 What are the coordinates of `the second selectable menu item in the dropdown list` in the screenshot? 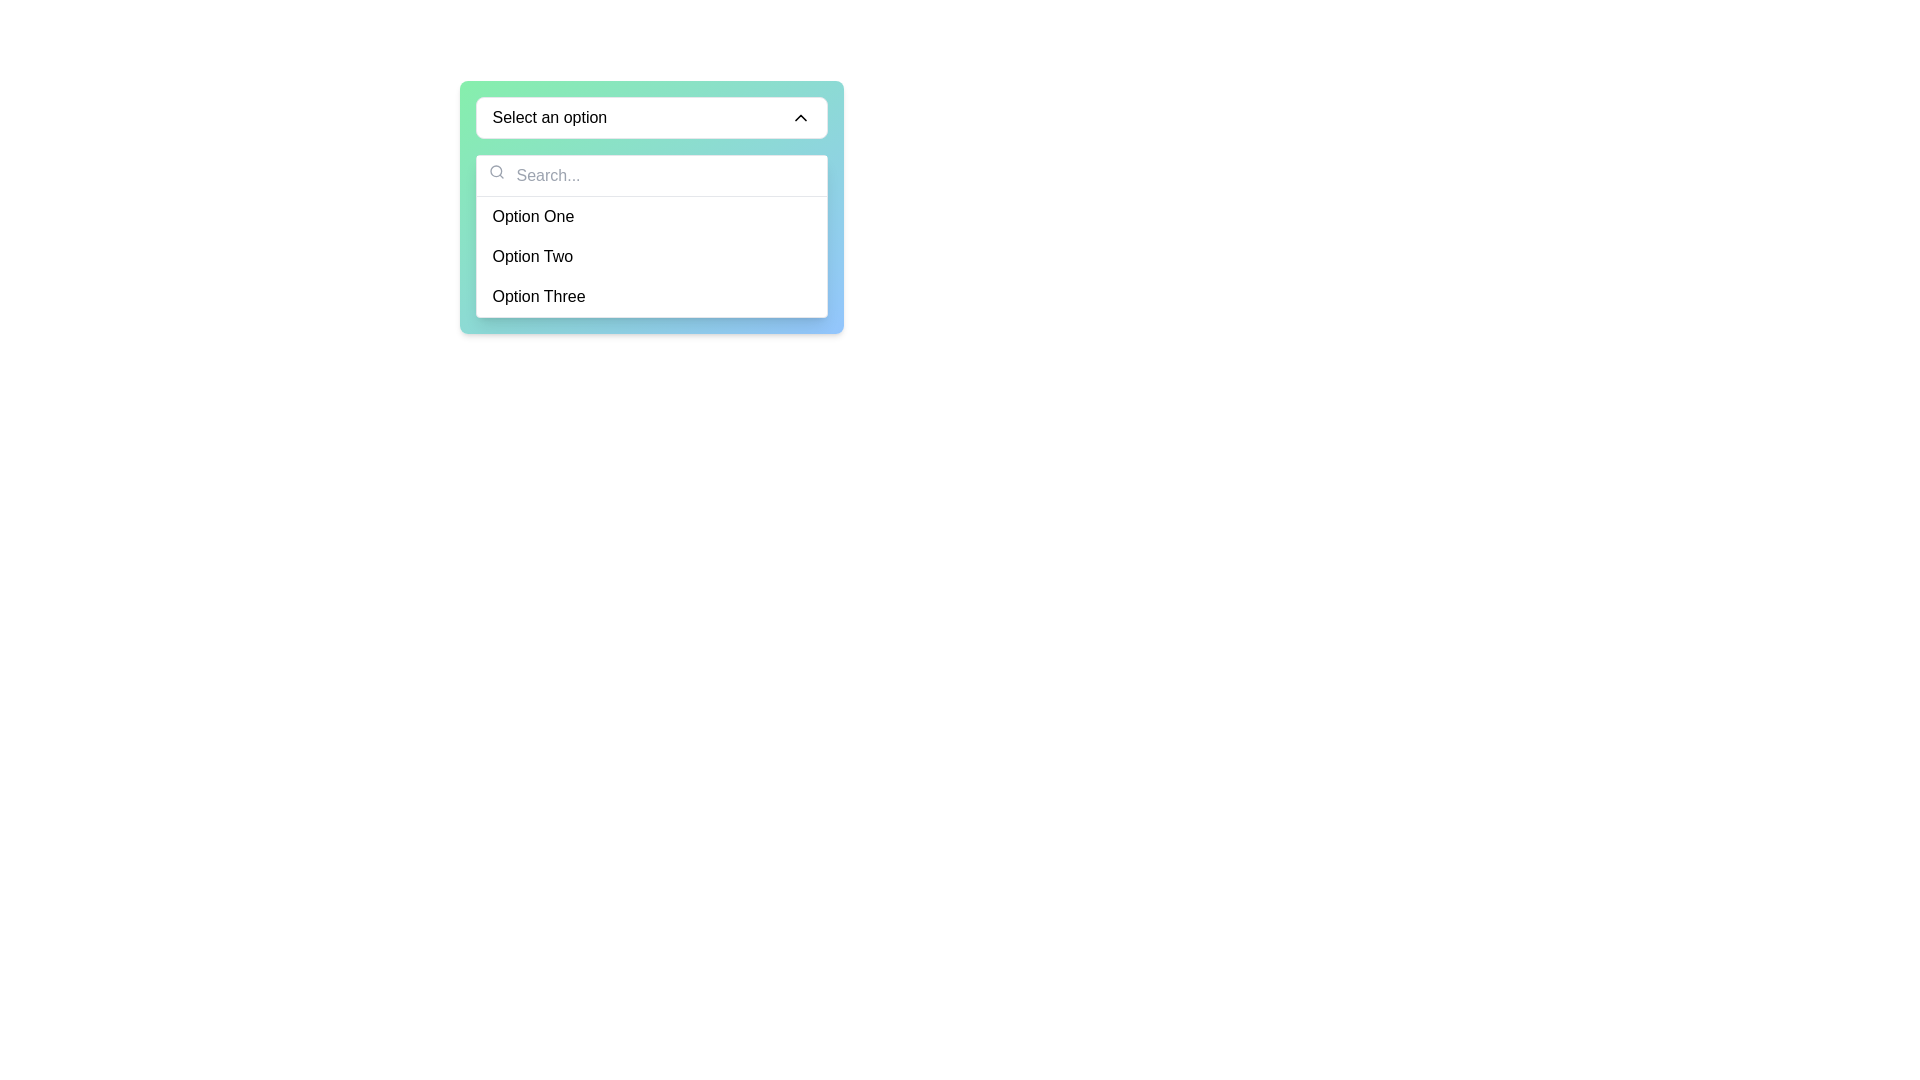 It's located at (651, 256).